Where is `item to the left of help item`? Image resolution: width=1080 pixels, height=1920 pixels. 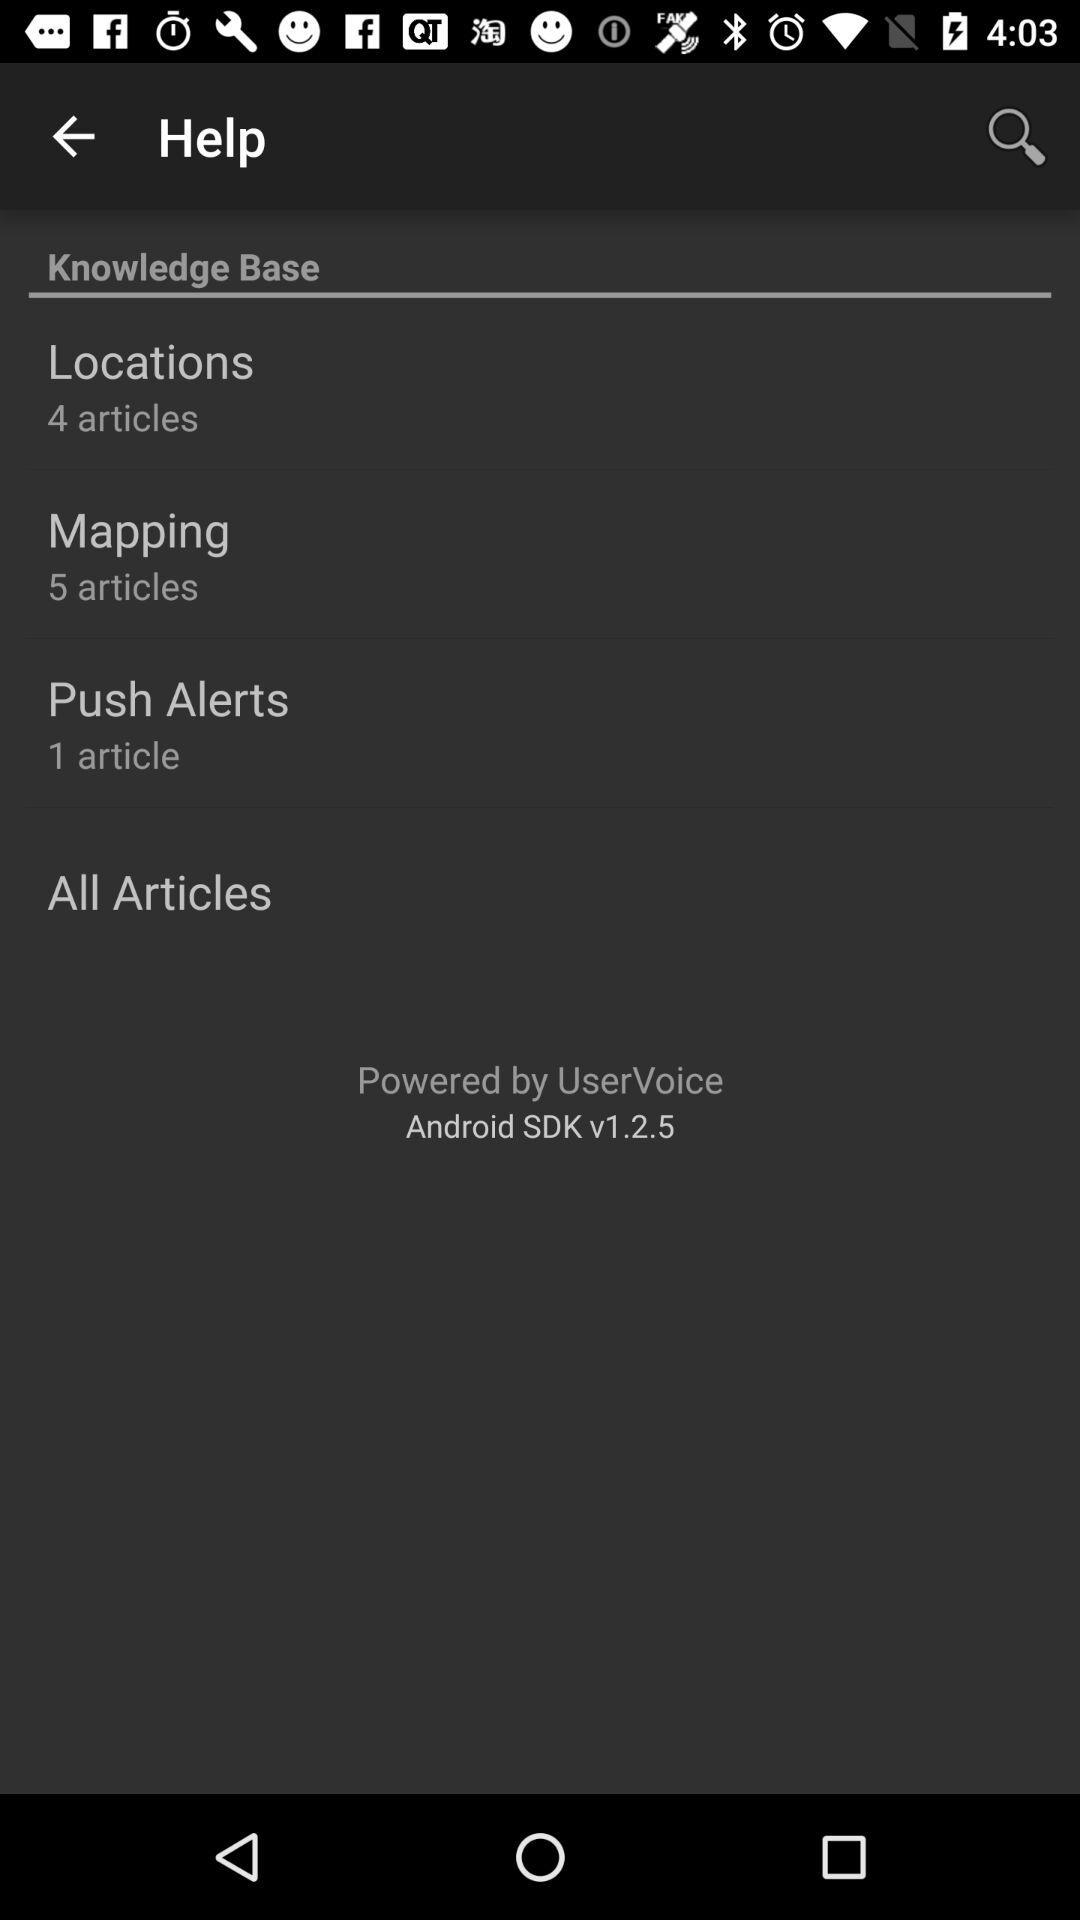
item to the left of help item is located at coordinates (72, 135).